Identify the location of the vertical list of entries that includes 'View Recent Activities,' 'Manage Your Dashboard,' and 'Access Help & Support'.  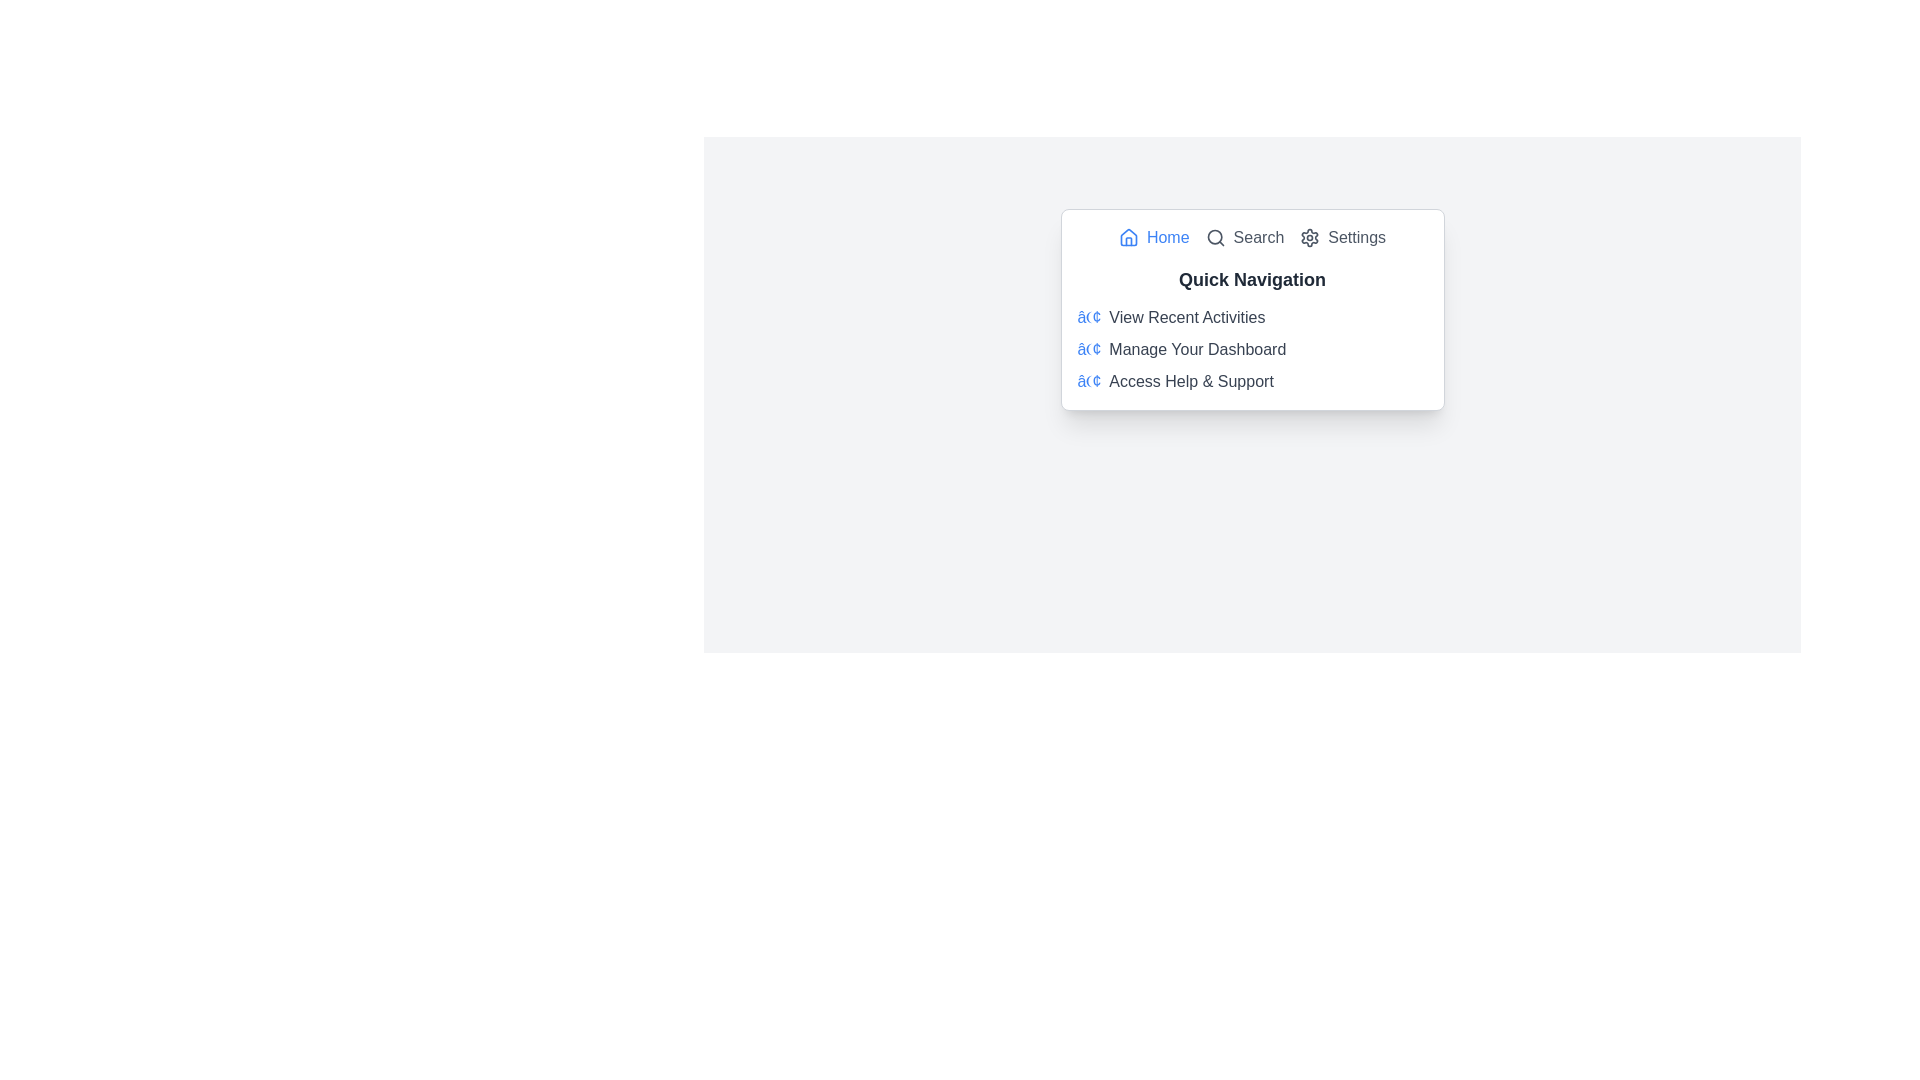
(1251, 349).